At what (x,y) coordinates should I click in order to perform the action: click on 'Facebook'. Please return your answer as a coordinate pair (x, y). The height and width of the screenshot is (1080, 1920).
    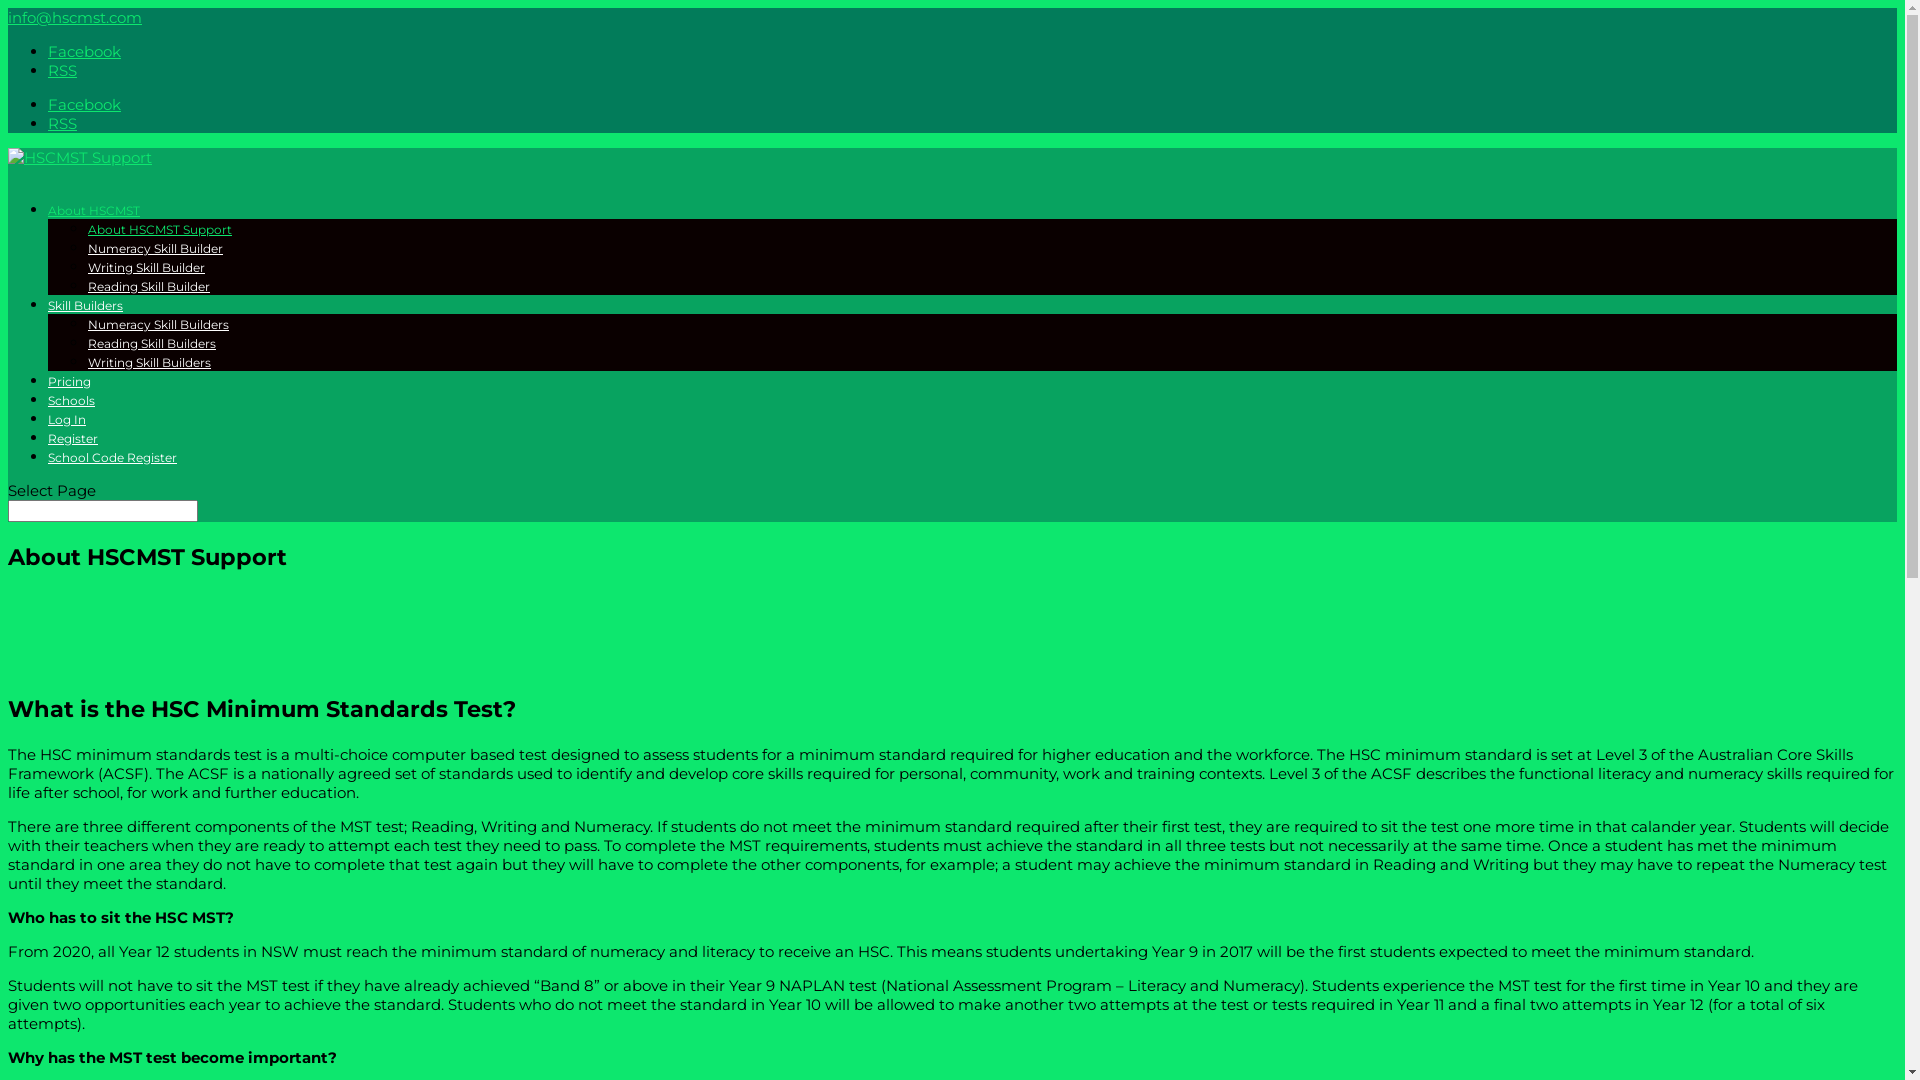
    Looking at the image, I should click on (48, 50).